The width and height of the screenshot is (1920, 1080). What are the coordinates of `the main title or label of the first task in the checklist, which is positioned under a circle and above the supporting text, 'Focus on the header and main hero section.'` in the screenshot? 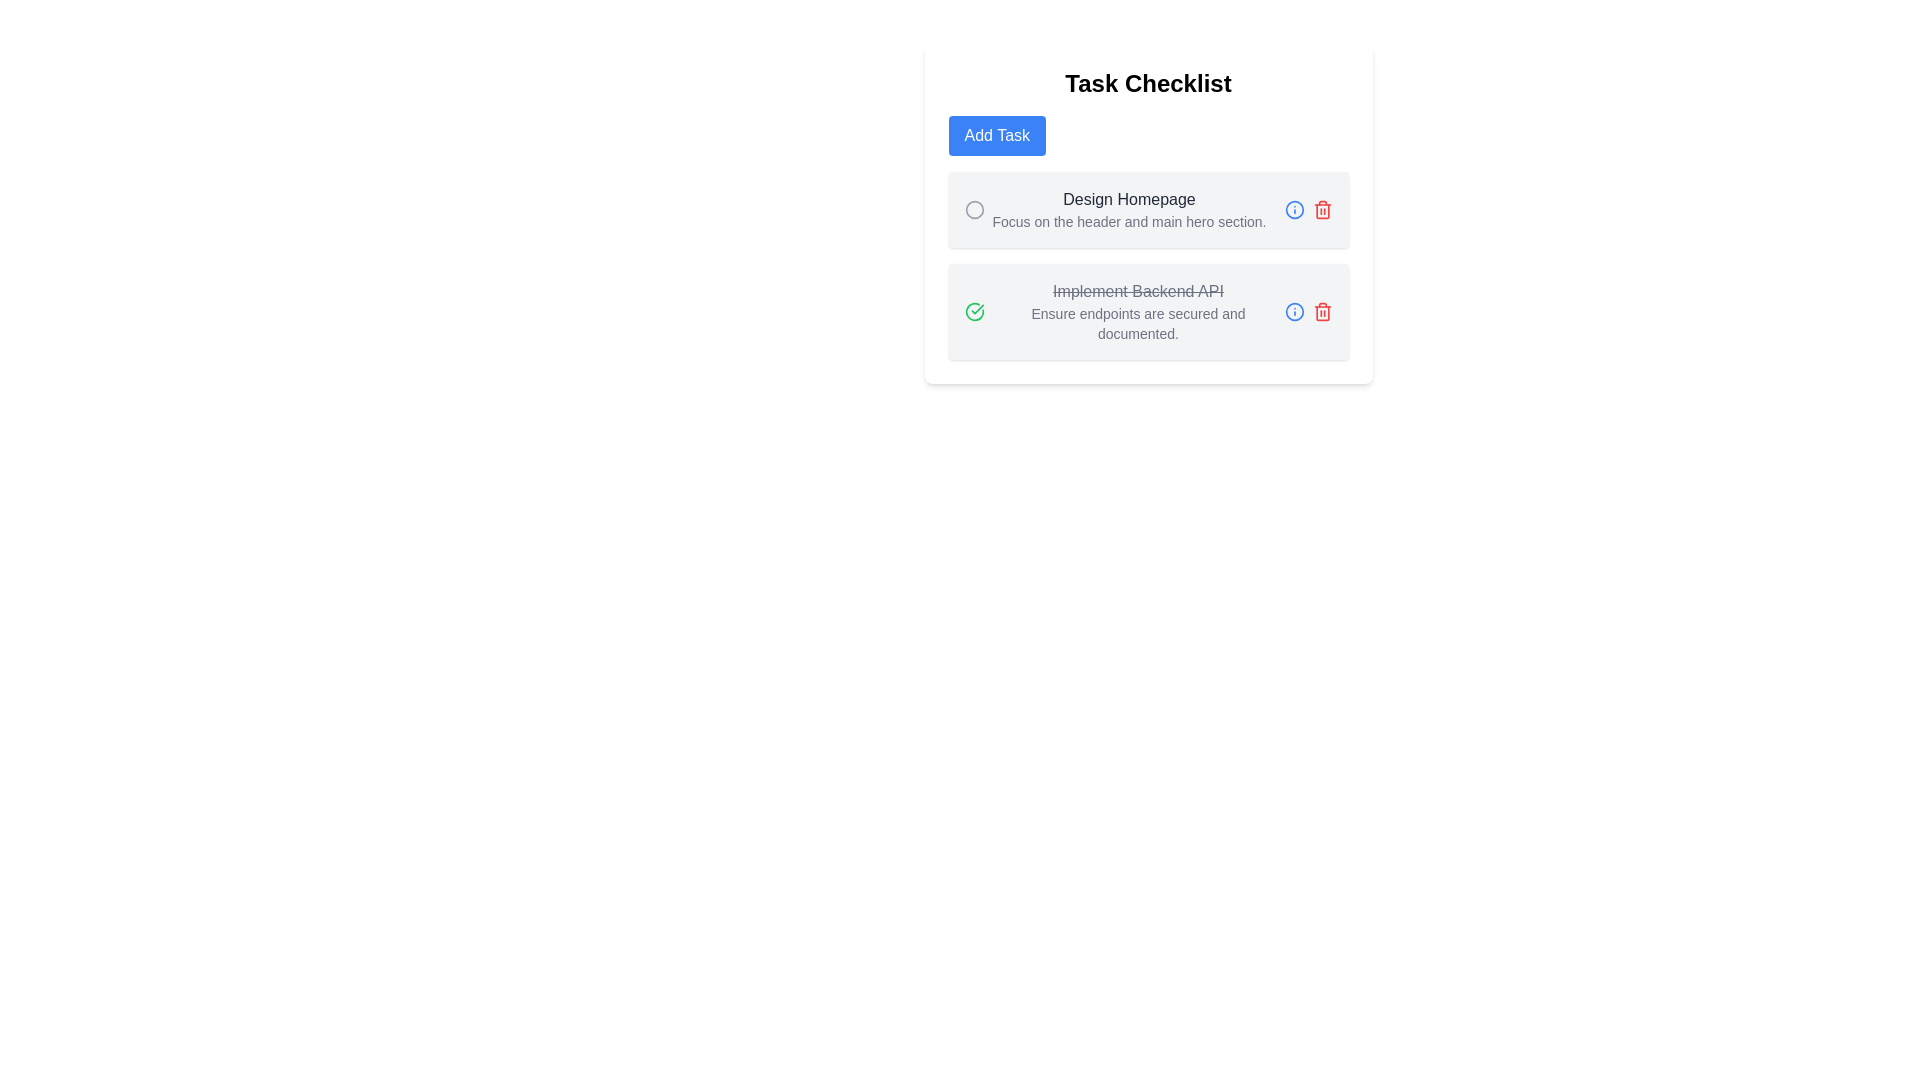 It's located at (1129, 200).